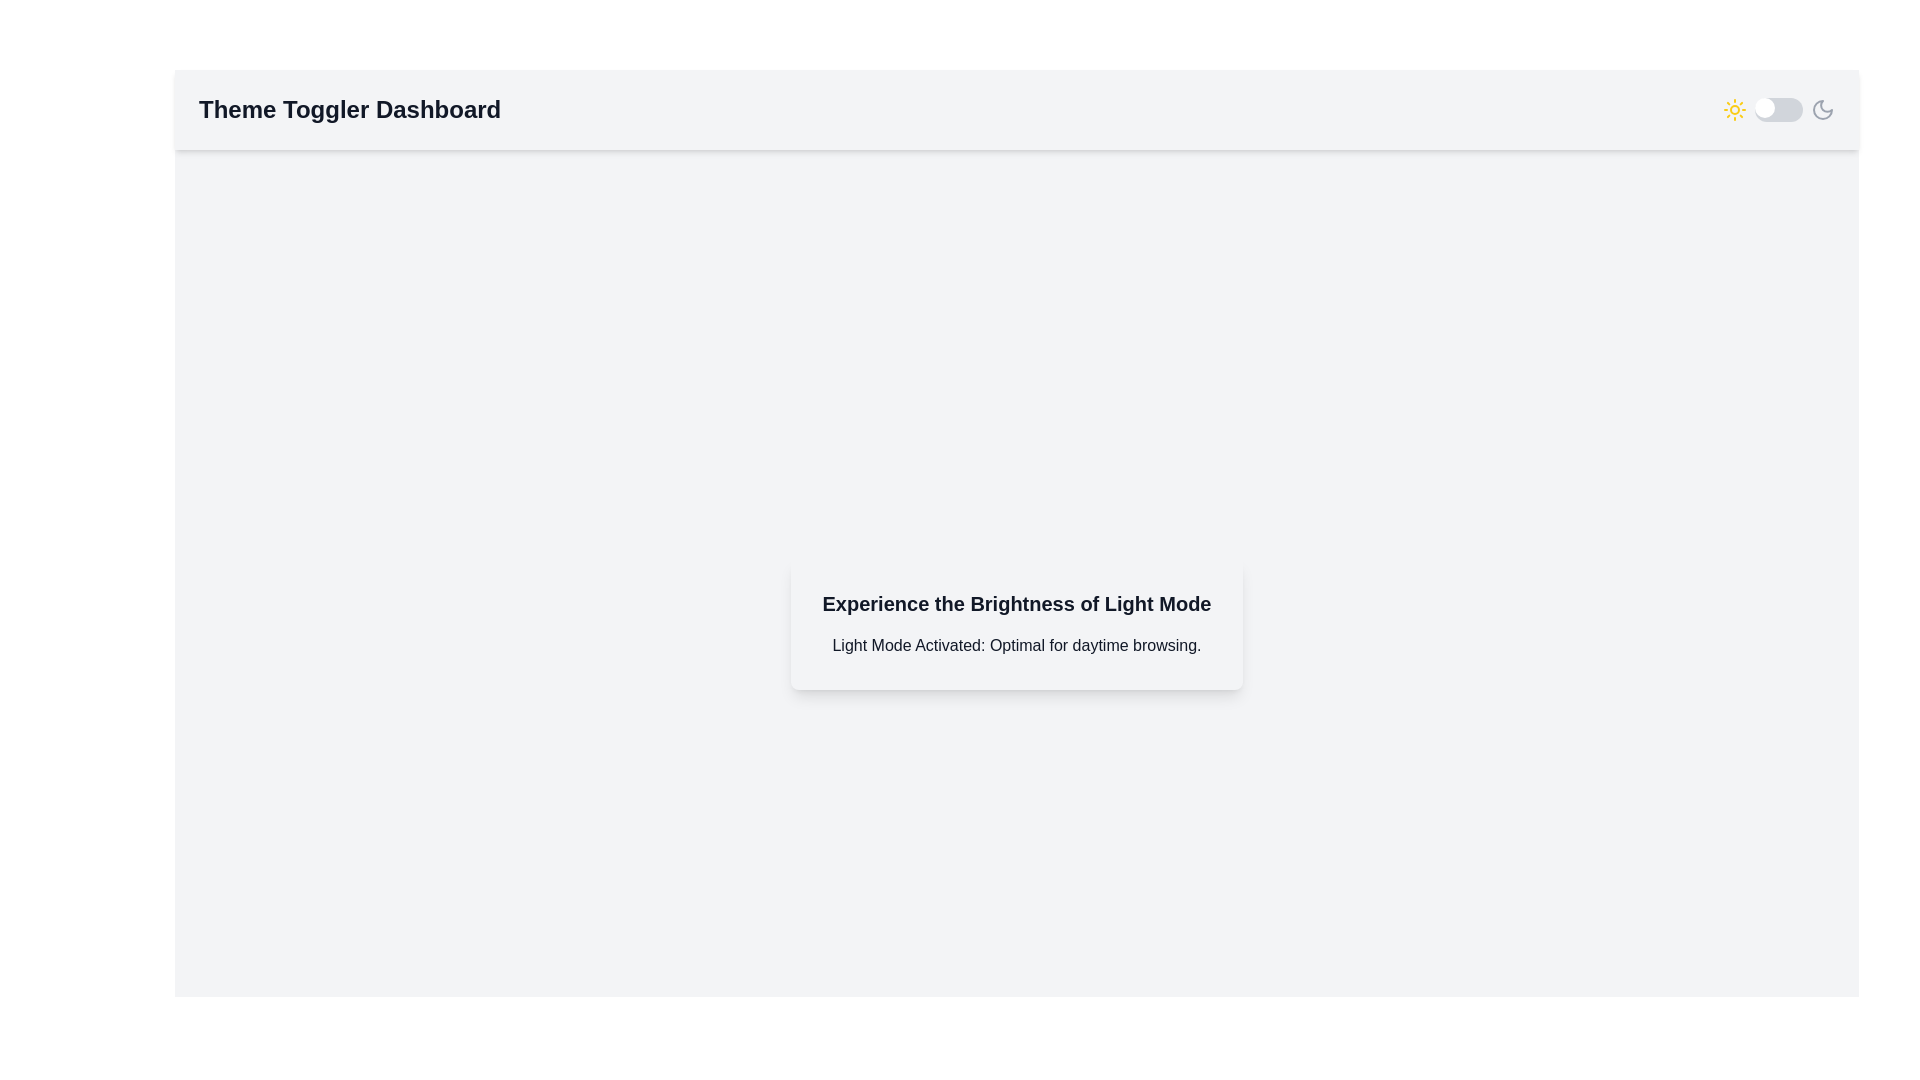 The image size is (1920, 1080). What do you see at coordinates (1017, 645) in the screenshot?
I see `the static text element displaying 'Light Mode Activated: Optimal for daytime browsing.' which is located beneath the header 'Experience the Brightness of Light Mode.'` at bounding box center [1017, 645].